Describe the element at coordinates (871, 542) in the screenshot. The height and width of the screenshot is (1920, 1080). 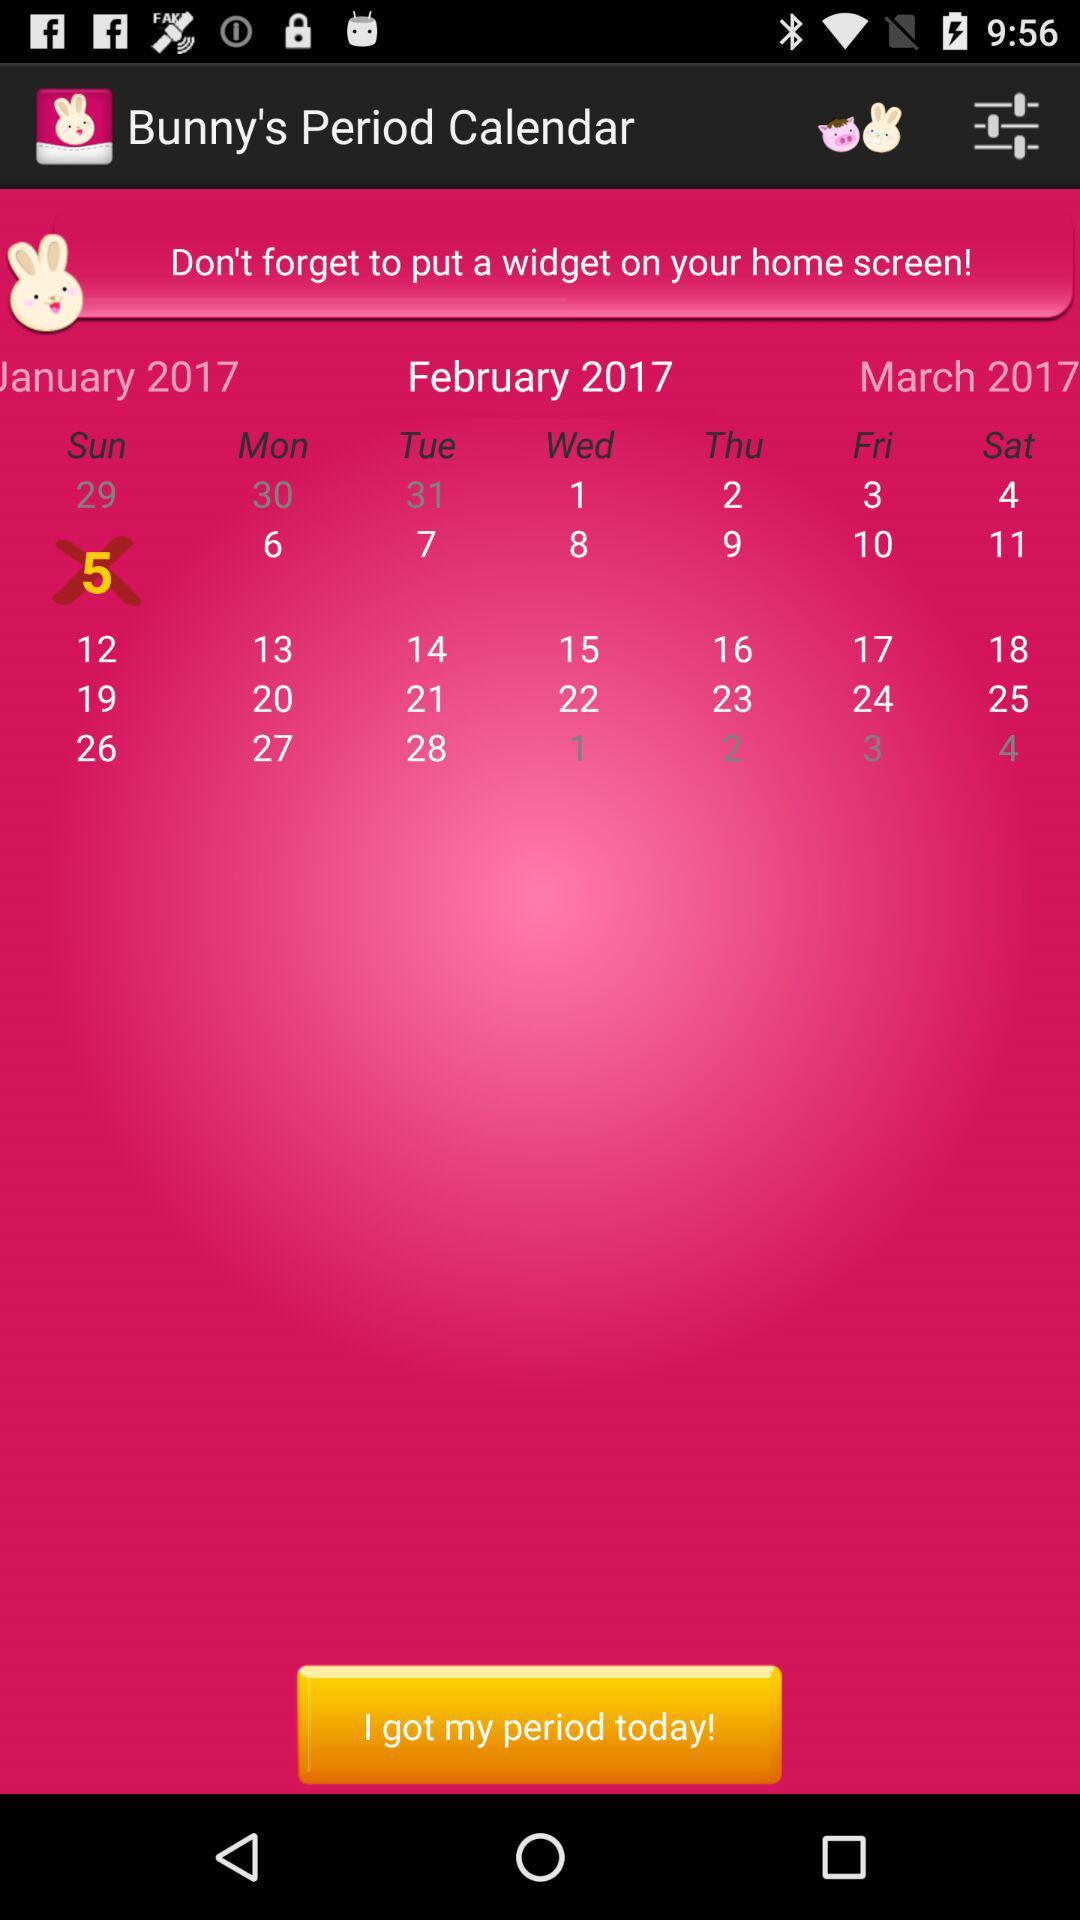
I see `the item next to the 2 app` at that location.